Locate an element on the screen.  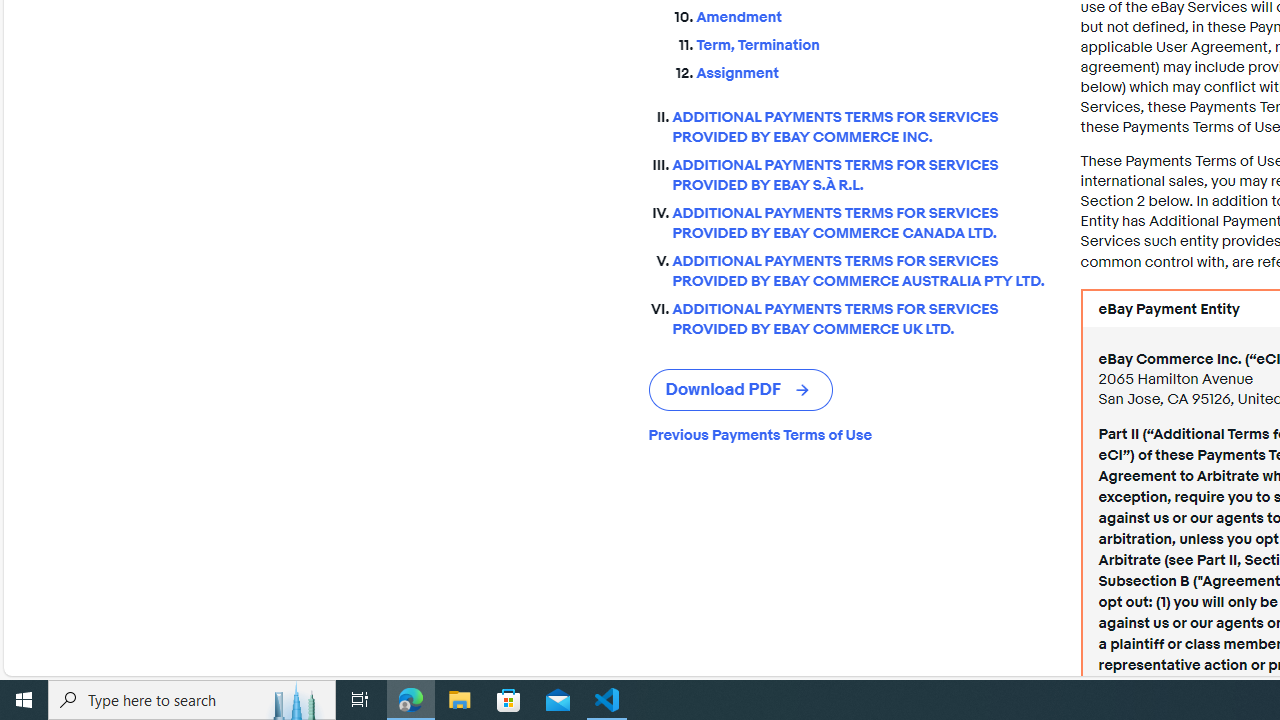
'Term, Termination' is located at coordinates (872, 41).